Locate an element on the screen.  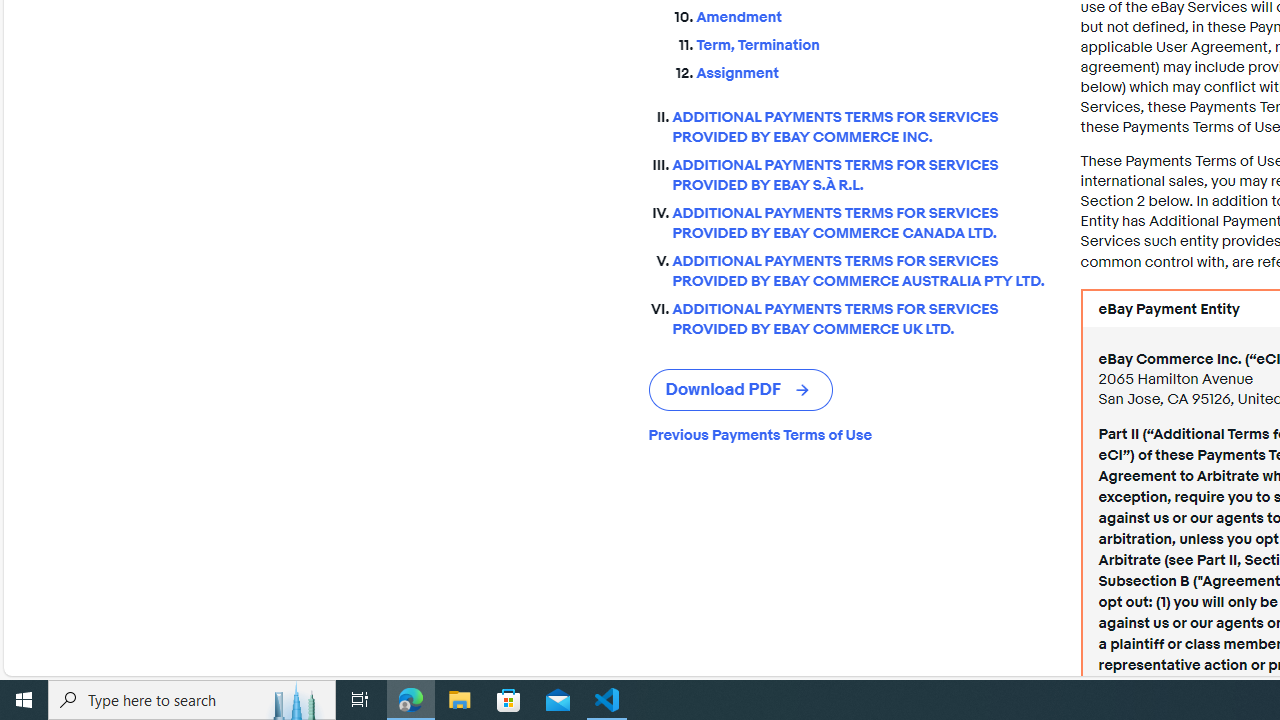
'Term, Termination' is located at coordinates (872, 41).